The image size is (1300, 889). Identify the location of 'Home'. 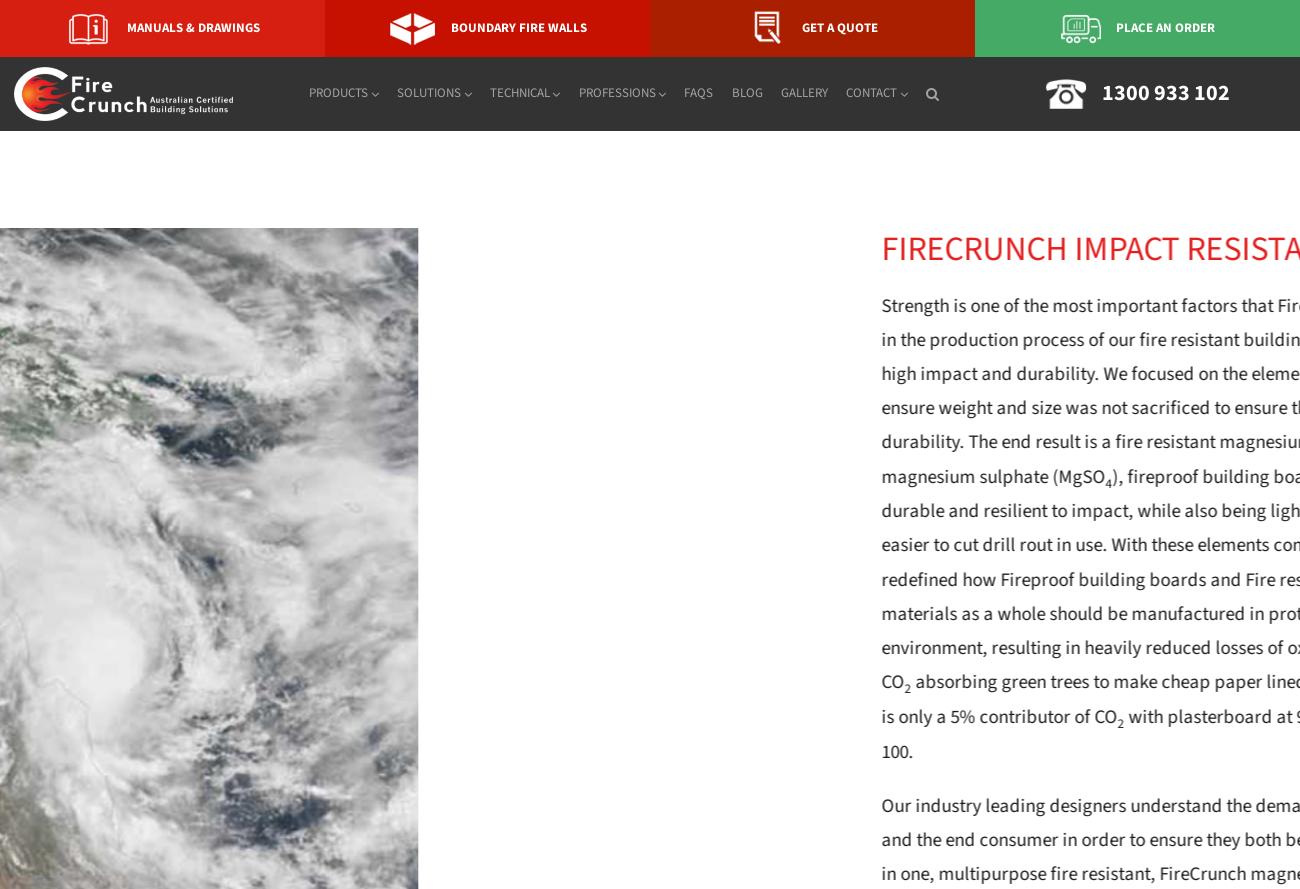
(17, 148).